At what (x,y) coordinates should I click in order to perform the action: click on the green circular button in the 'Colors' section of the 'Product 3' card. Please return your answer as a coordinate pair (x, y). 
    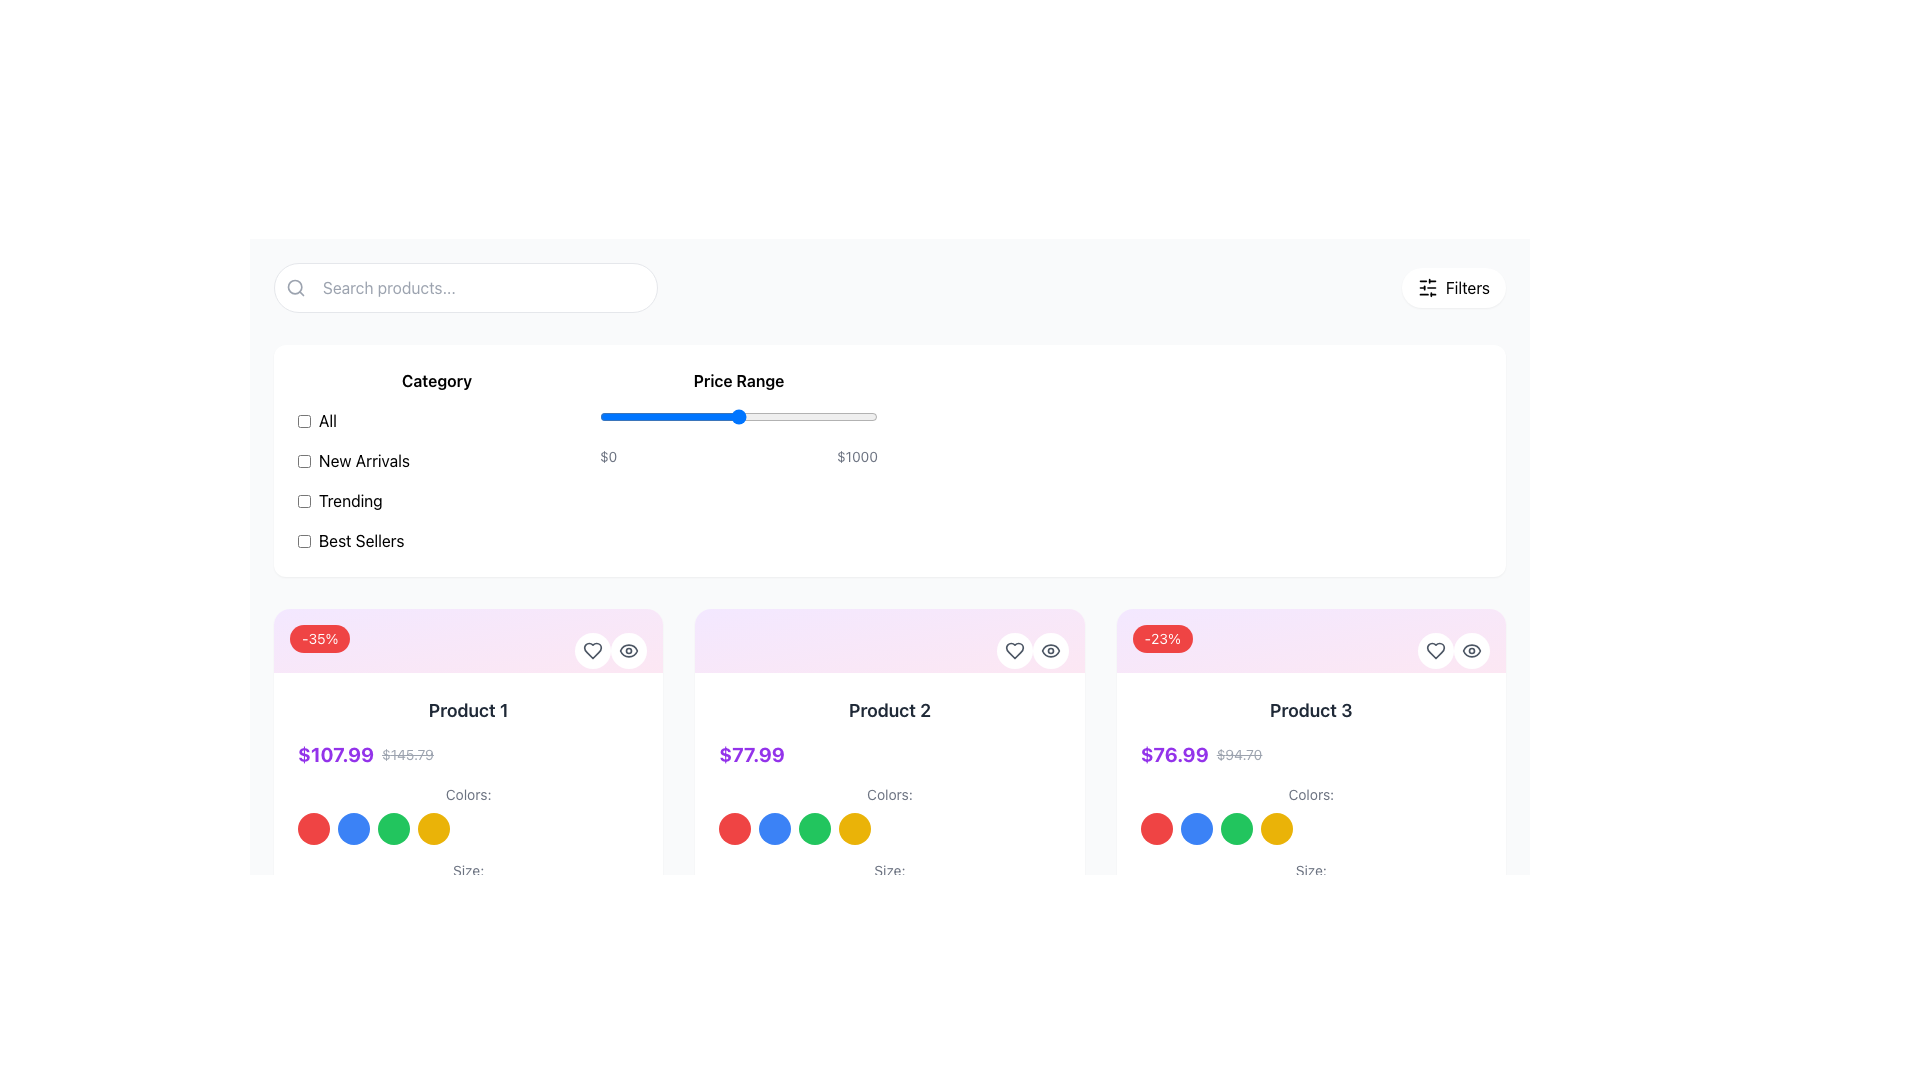
    Looking at the image, I should click on (1235, 829).